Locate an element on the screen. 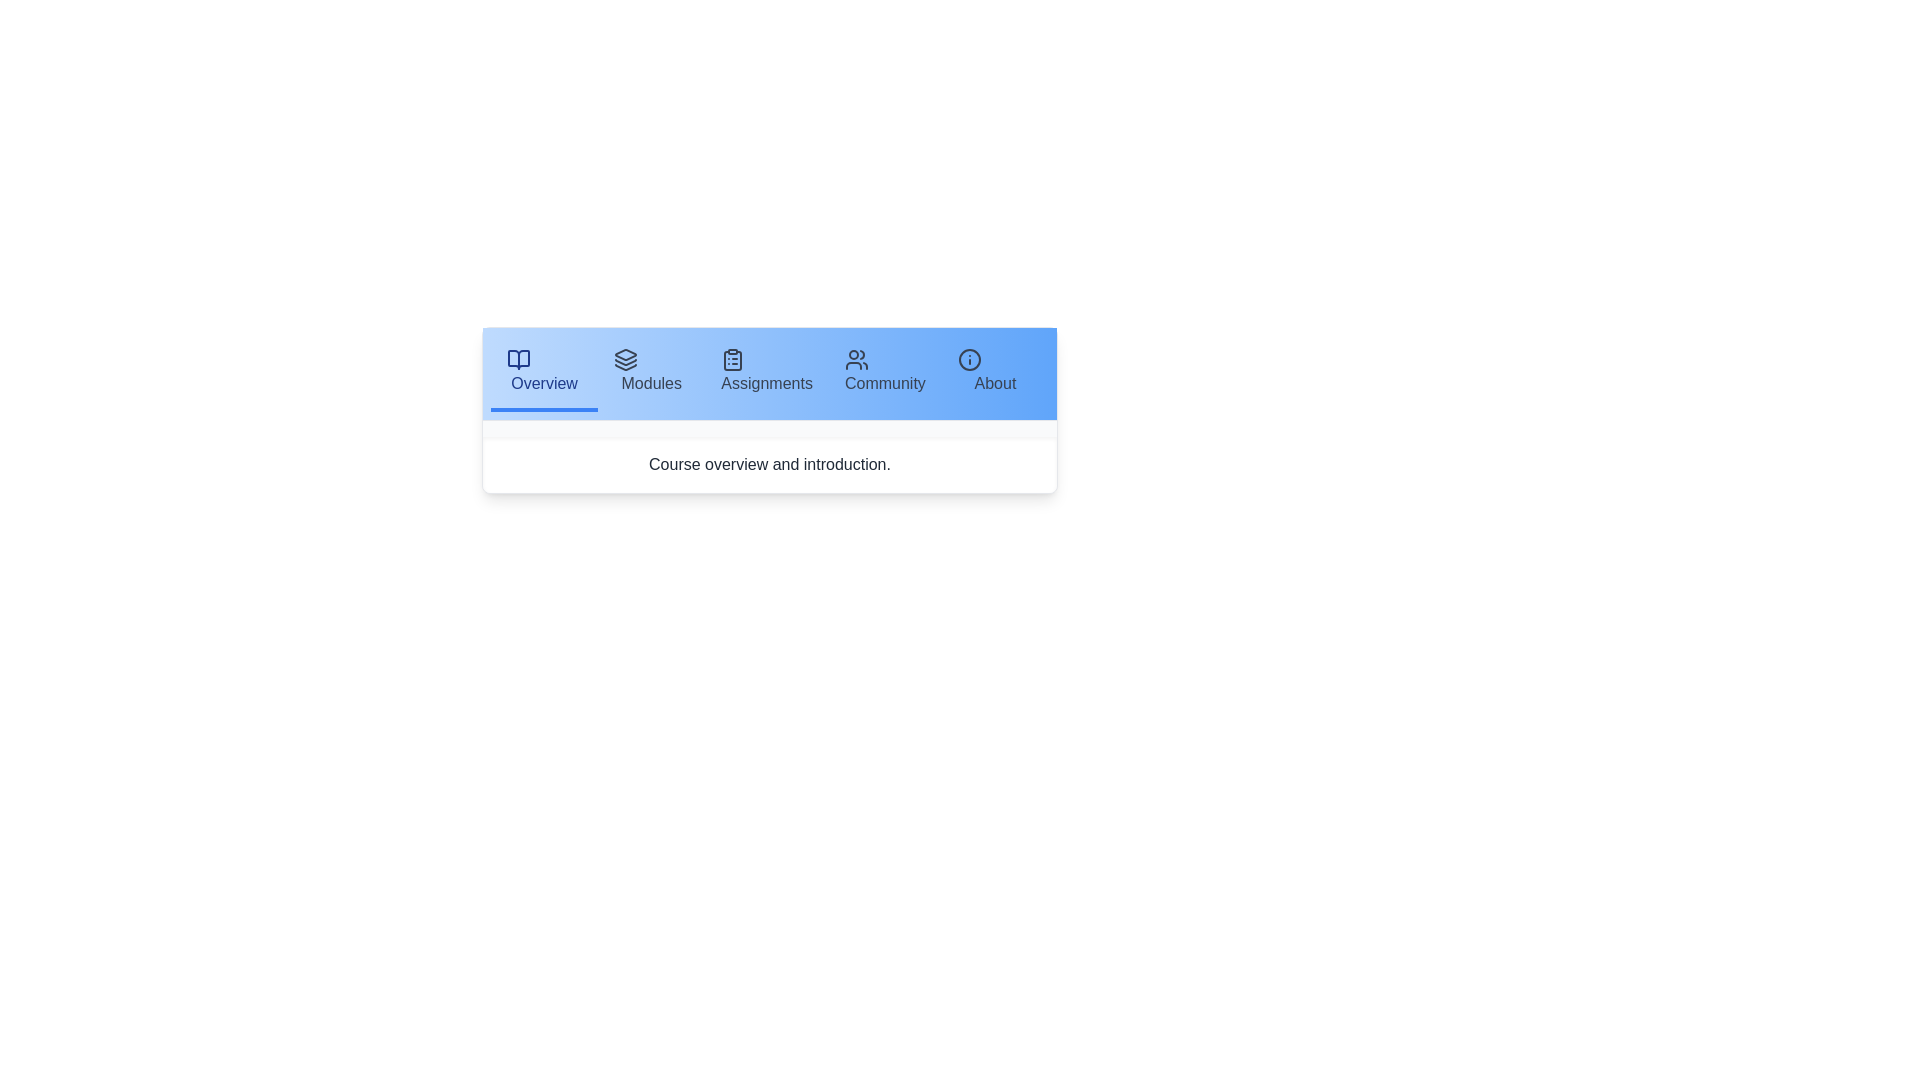 This screenshot has width=1920, height=1080. the 'Overview' button in the top navigation bar is located at coordinates (544, 384).